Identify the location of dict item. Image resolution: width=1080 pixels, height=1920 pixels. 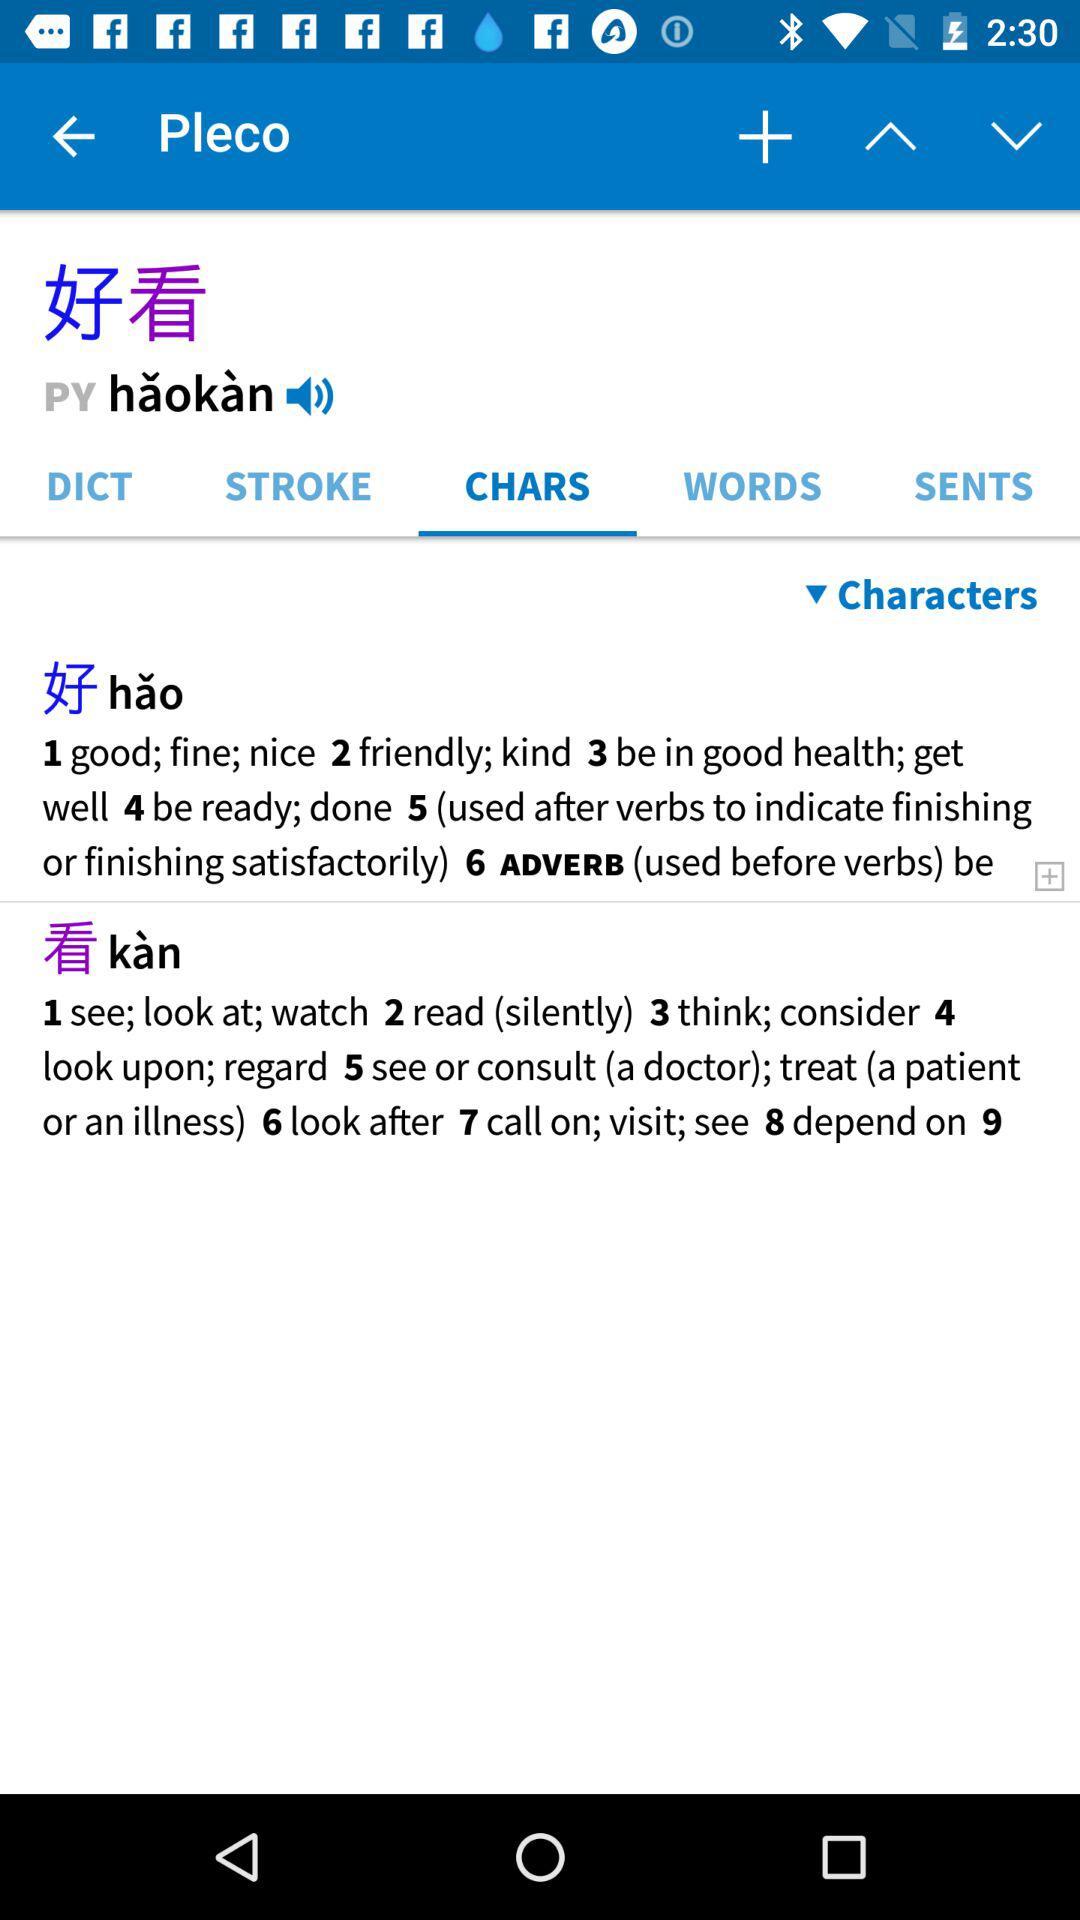
(88, 483).